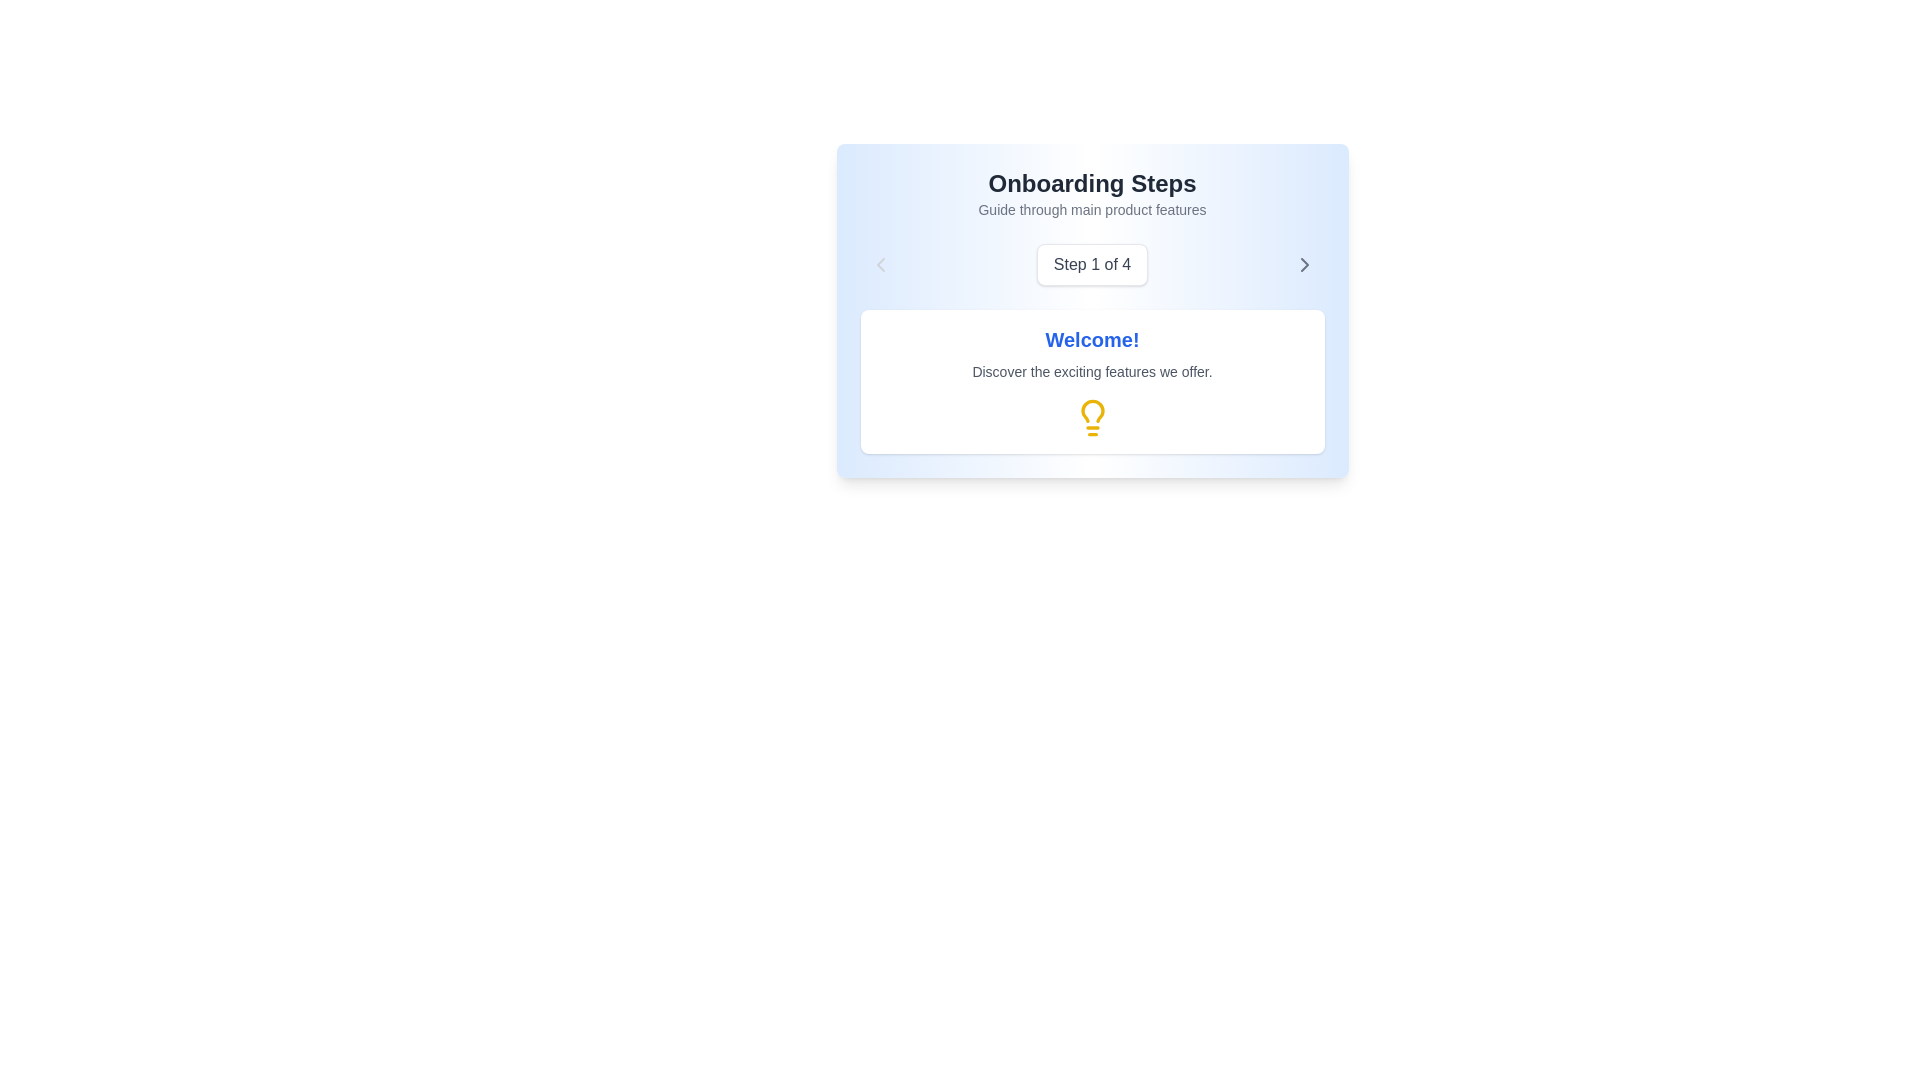 This screenshot has width=1920, height=1080. Describe the element at coordinates (1304, 264) in the screenshot. I see `the forward navigation button located on the far-right end of the 'Step 1 of 4' section to advance to the next step in the process` at that location.